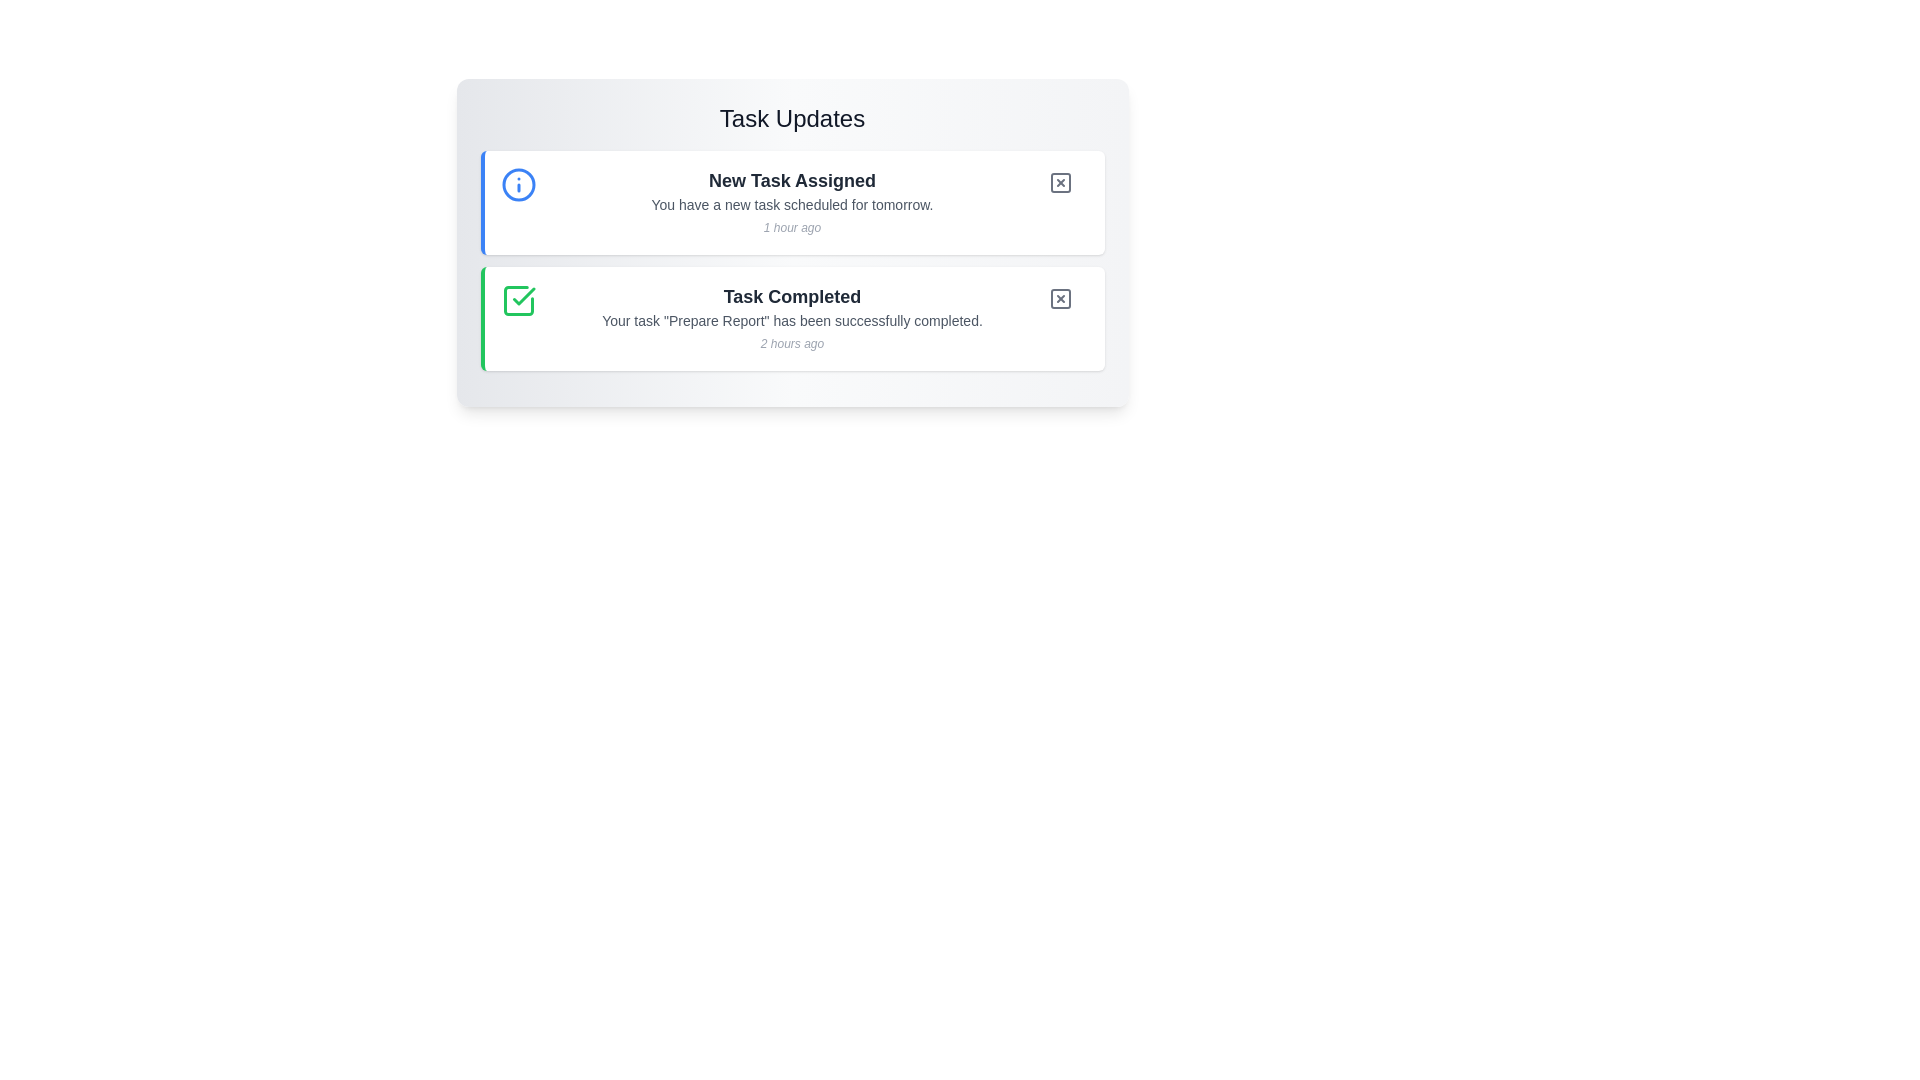  I want to click on the first notification card in the 'Task Updates' section, so click(791, 203).